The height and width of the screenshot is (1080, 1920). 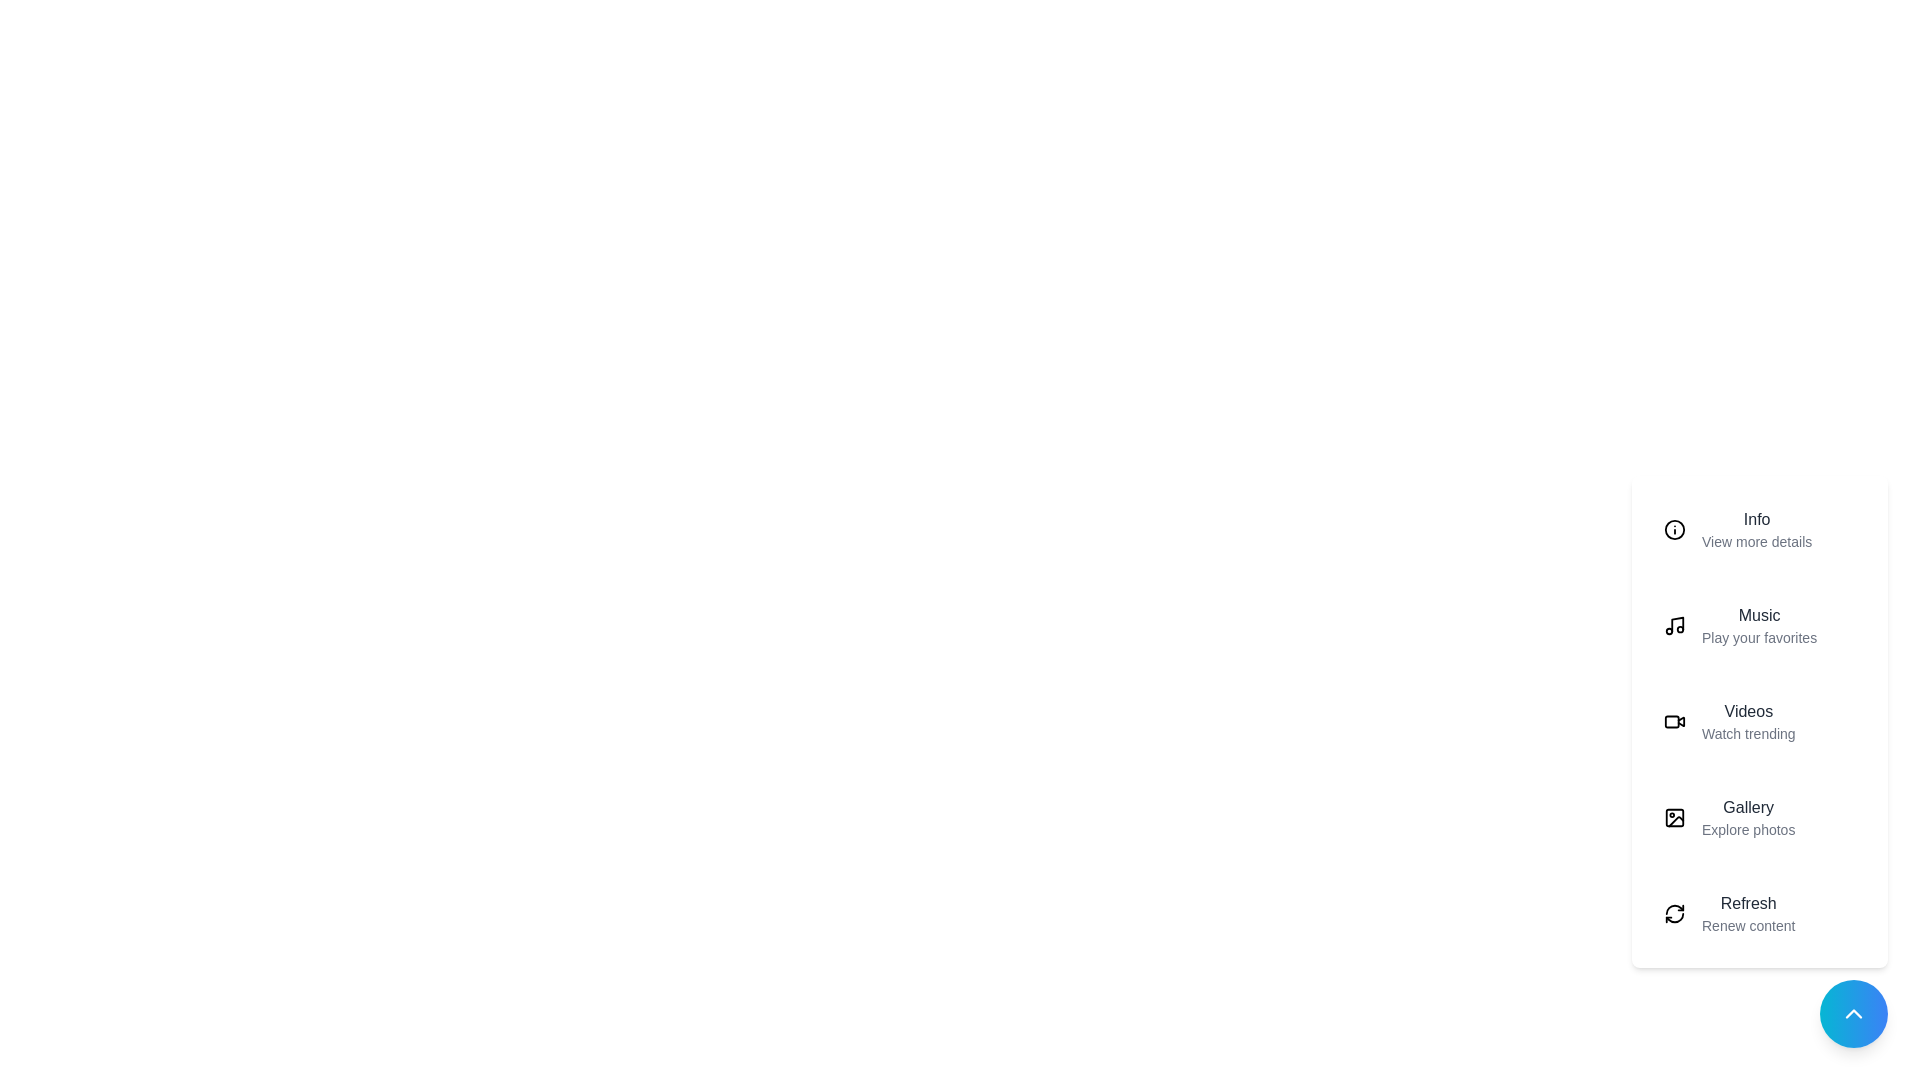 What do you see at coordinates (1760, 817) in the screenshot?
I see `the Gallery item to explore photos` at bounding box center [1760, 817].